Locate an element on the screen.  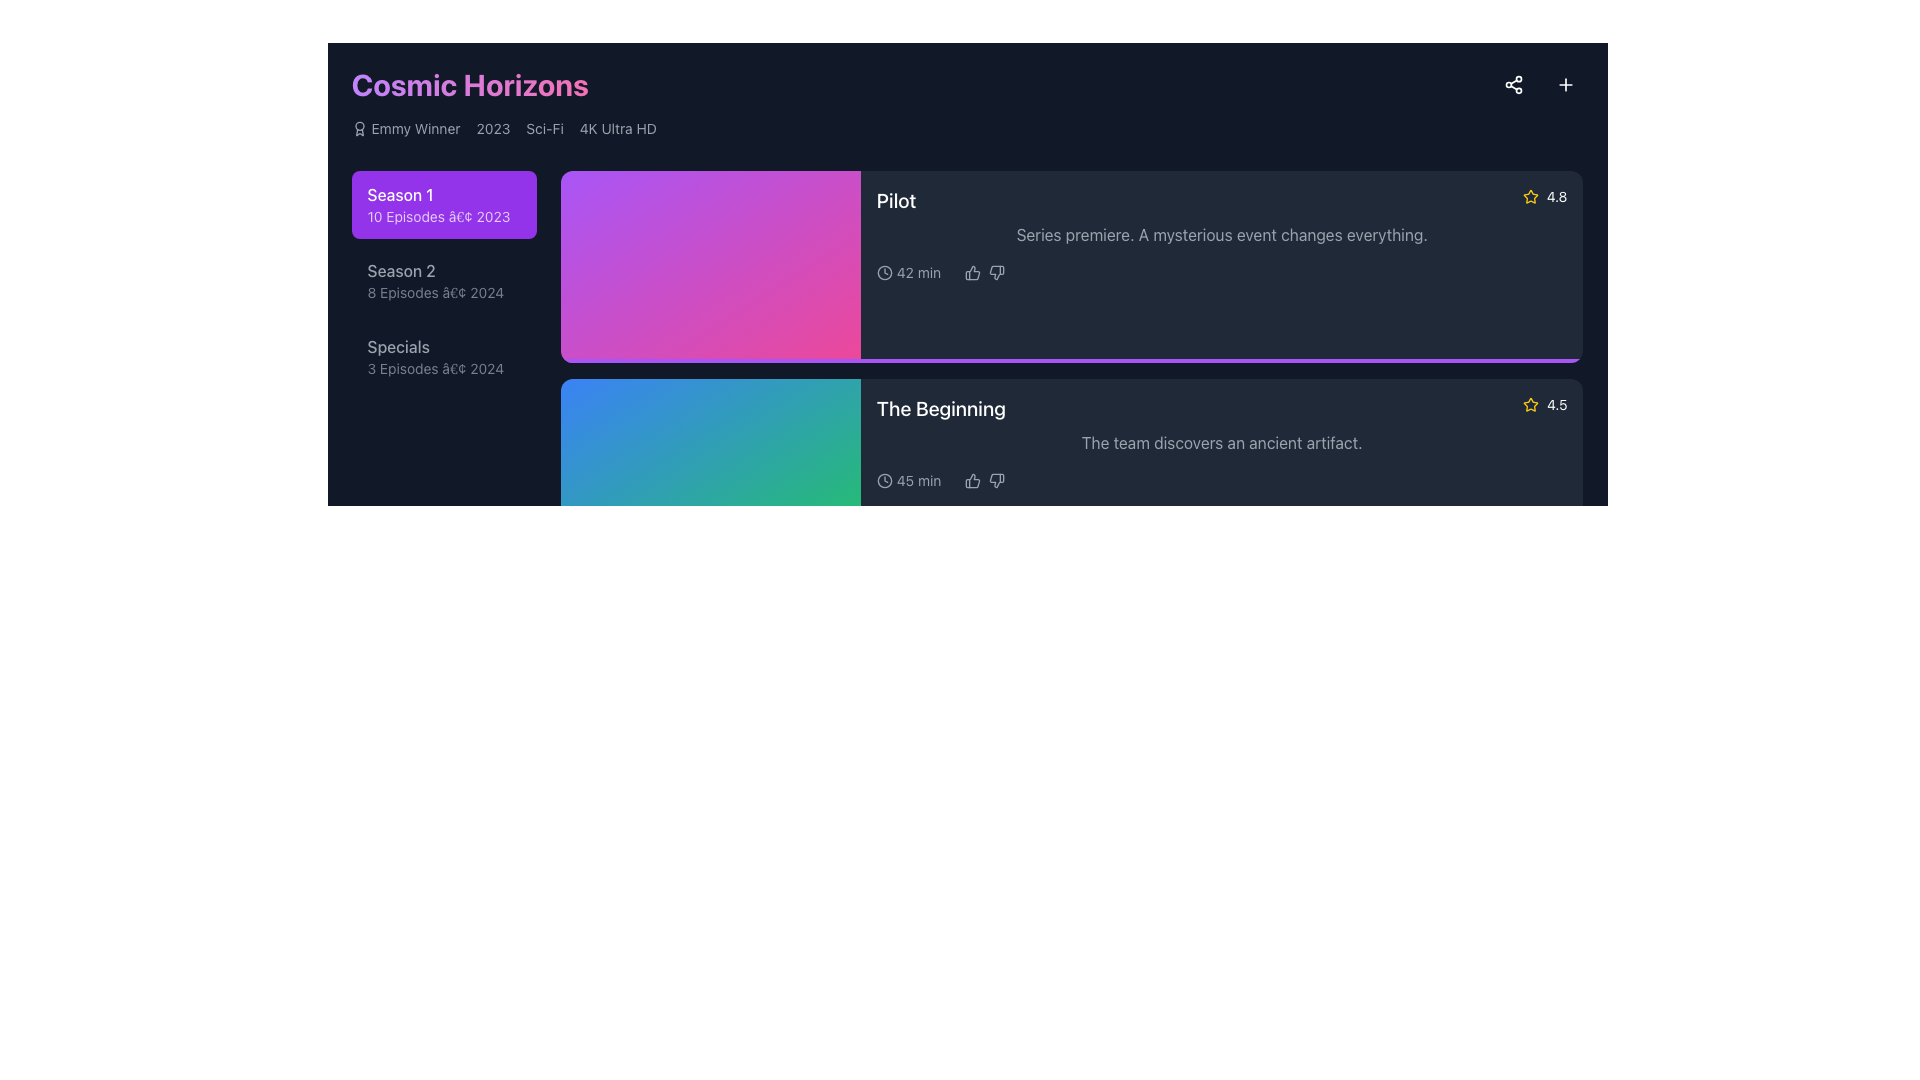
the thumbs-up icon for positive feedback on the 'Pilot' episode, which is part of the interactive feedback mechanism located adjacent to the time duration is located at coordinates (985, 273).